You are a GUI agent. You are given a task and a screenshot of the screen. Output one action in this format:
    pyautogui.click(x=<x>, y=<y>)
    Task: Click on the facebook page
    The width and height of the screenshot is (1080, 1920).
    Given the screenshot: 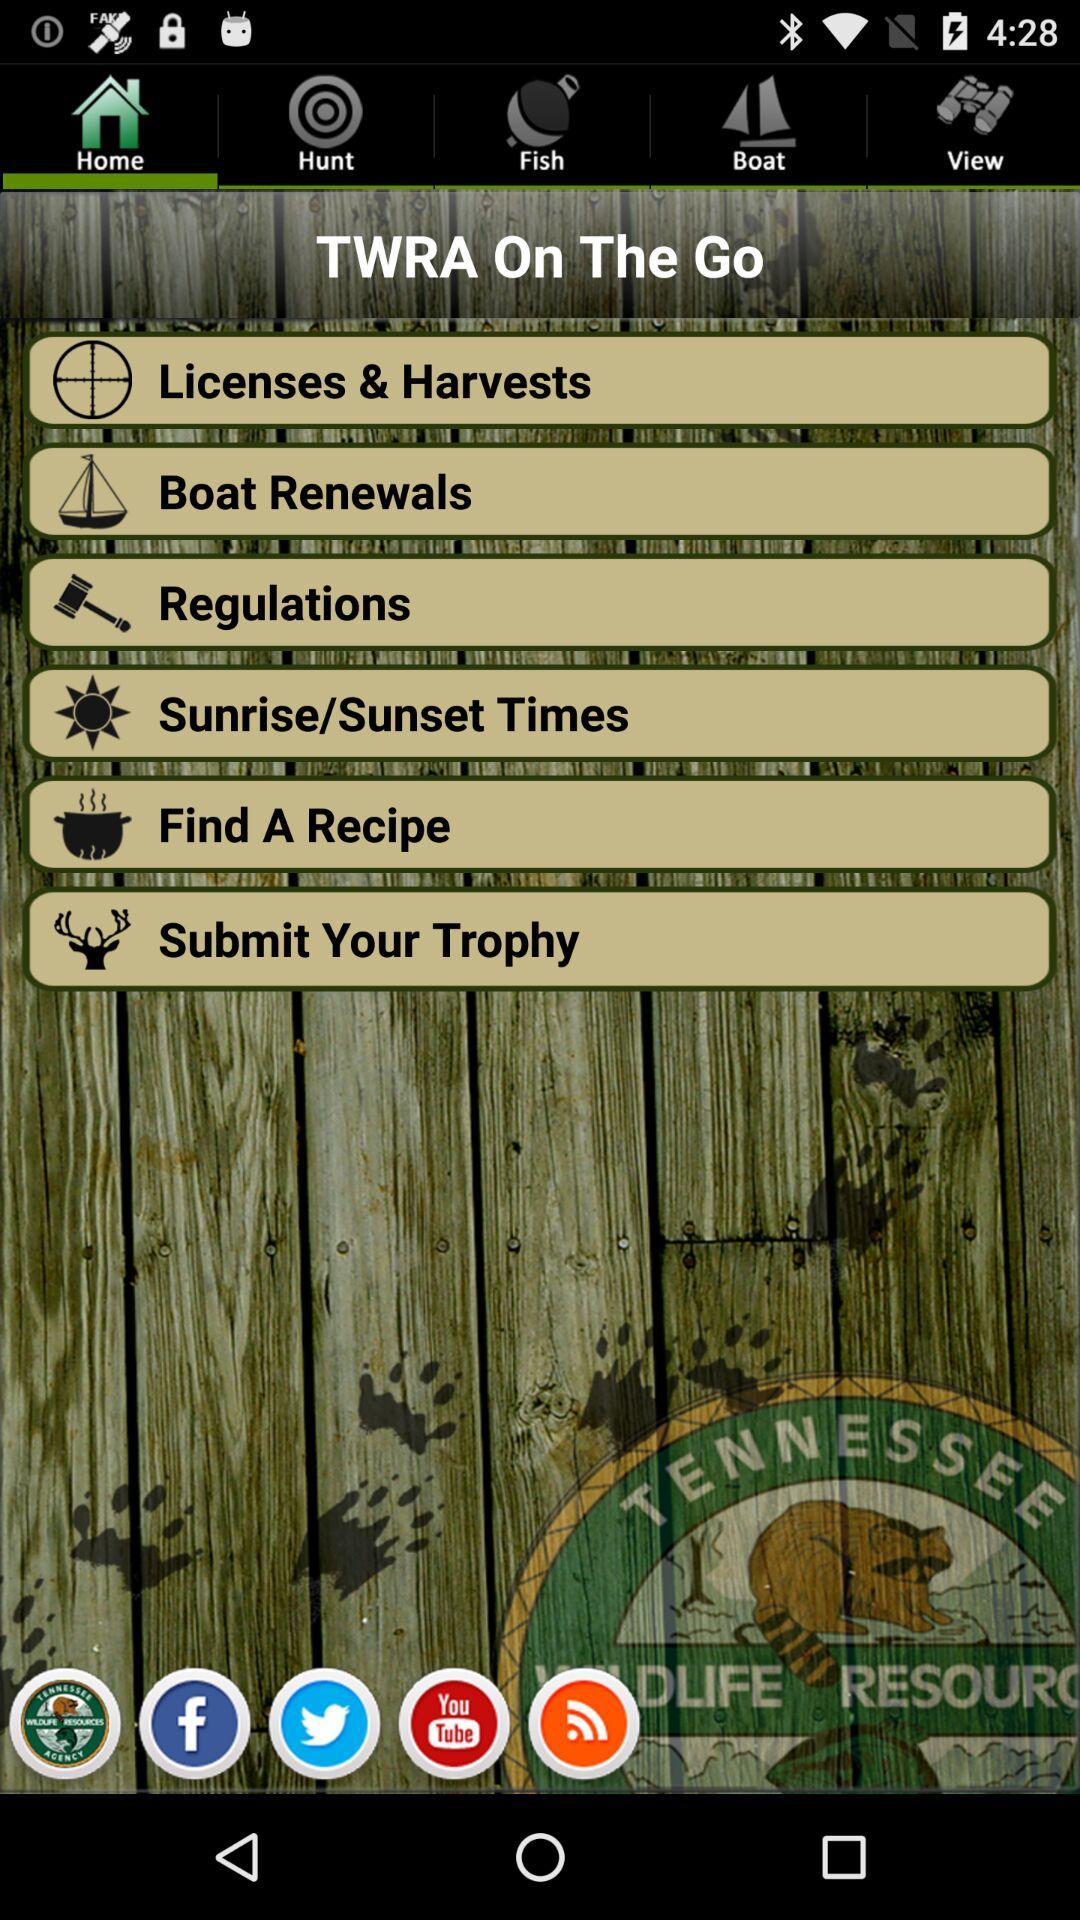 What is the action you would take?
    pyautogui.click(x=194, y=1728)
    